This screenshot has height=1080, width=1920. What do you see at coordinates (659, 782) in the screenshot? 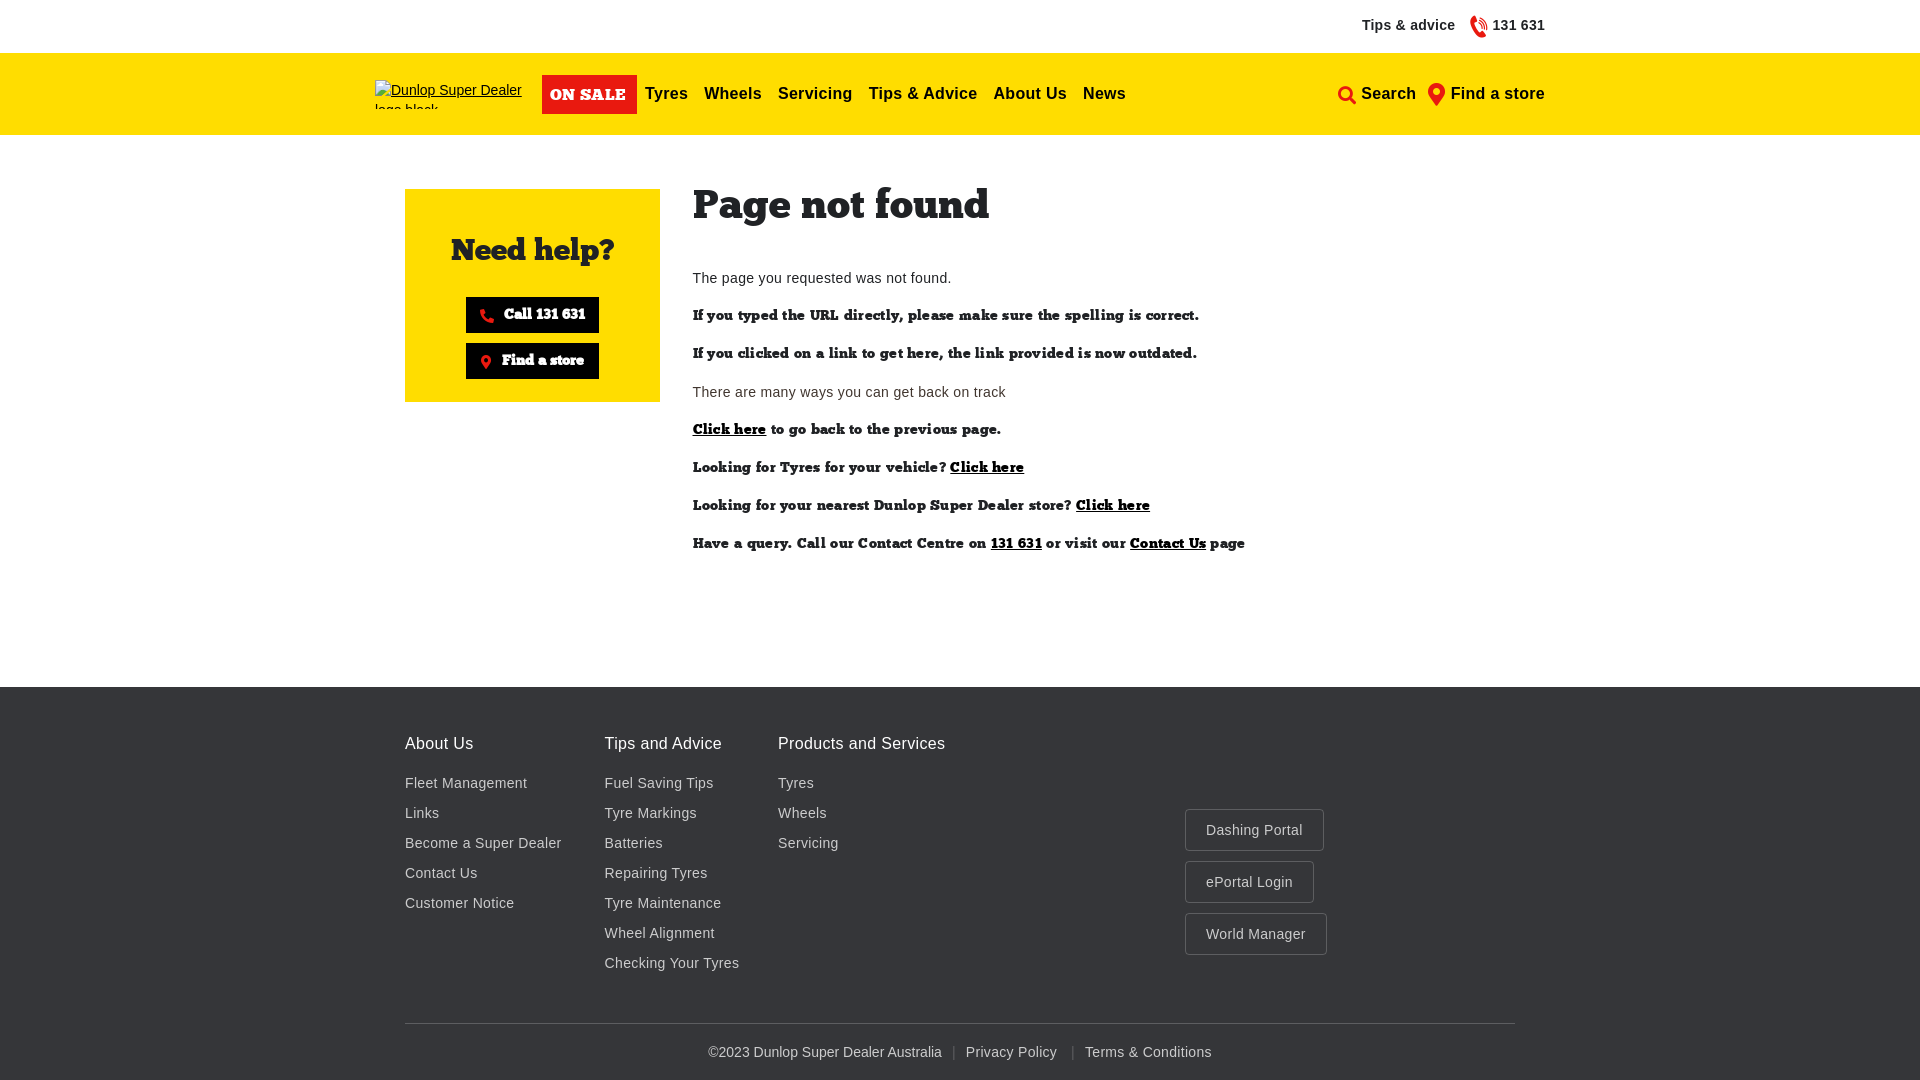
I see `'Fuel Saving Tips'` at bounding box center [659, 782].